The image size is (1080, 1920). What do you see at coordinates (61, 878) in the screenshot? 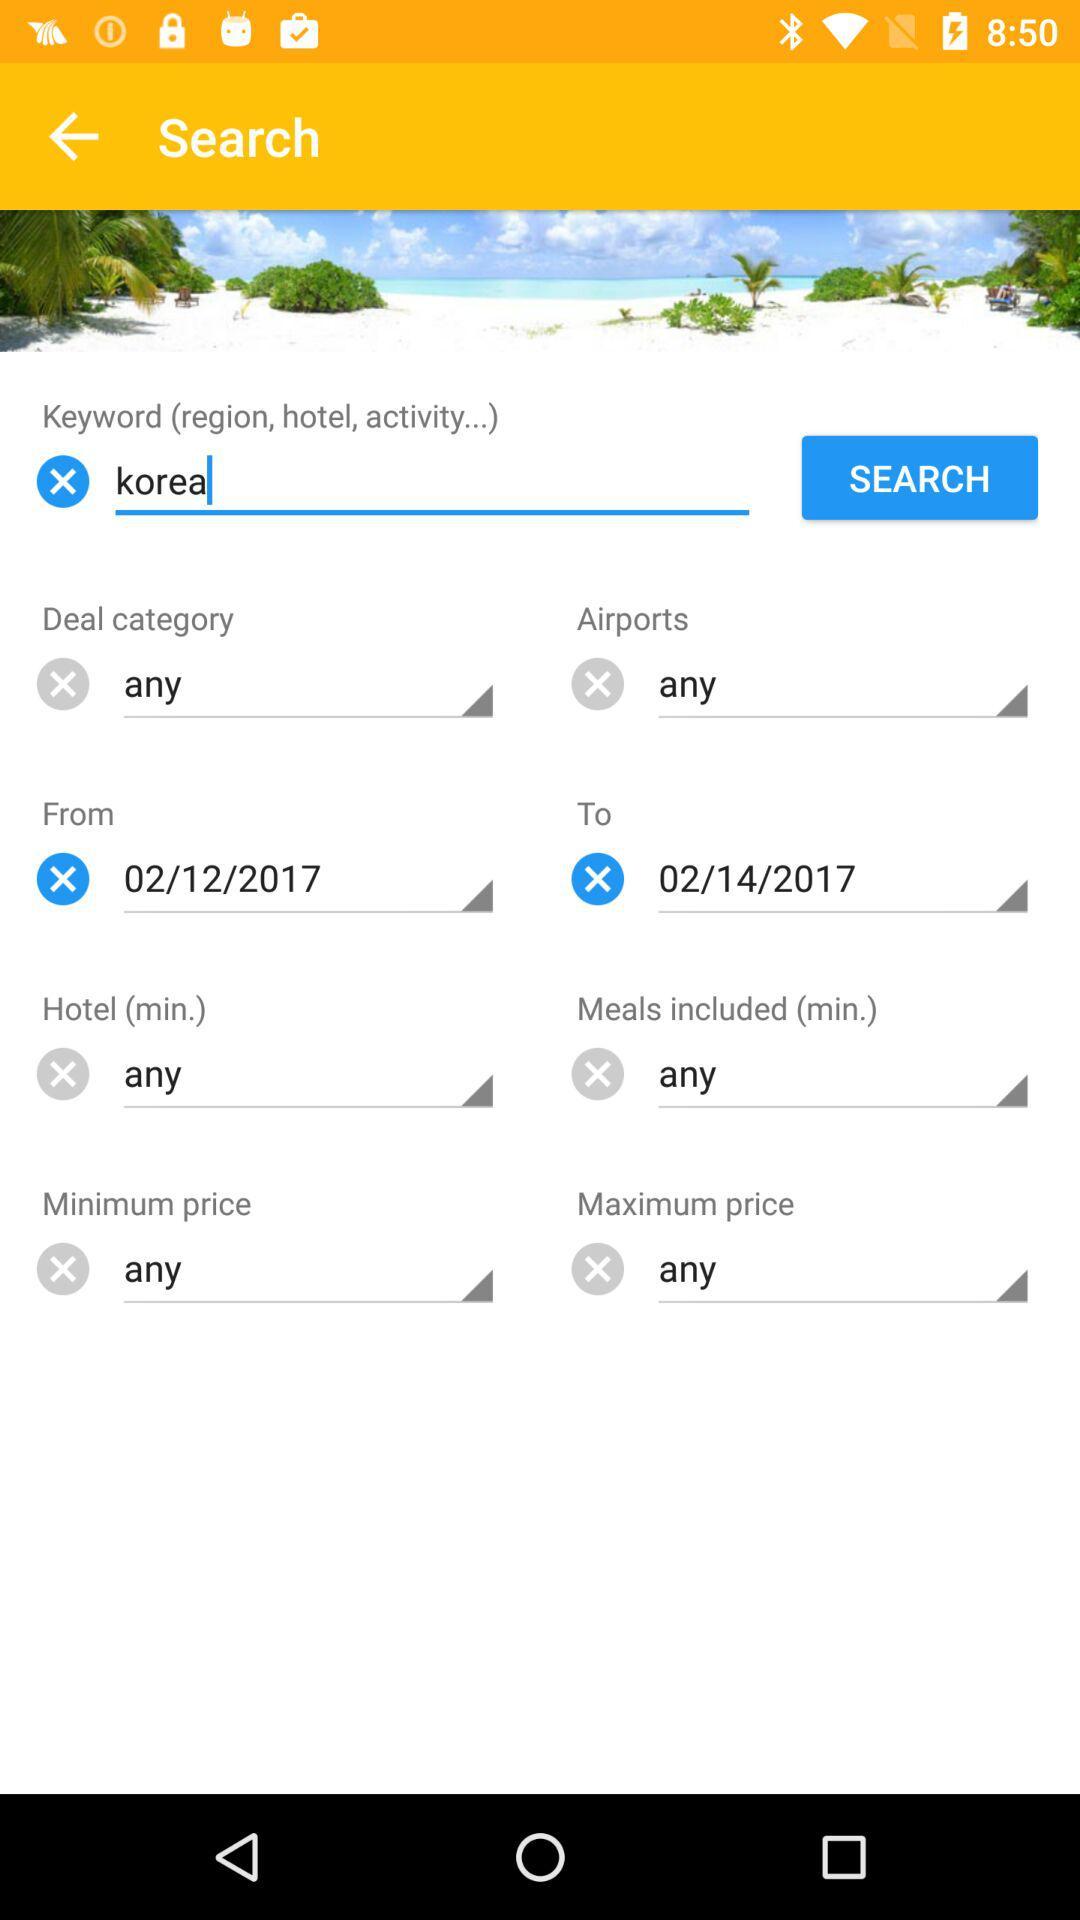
I see `the close icon` at bounding box center [61, 878].